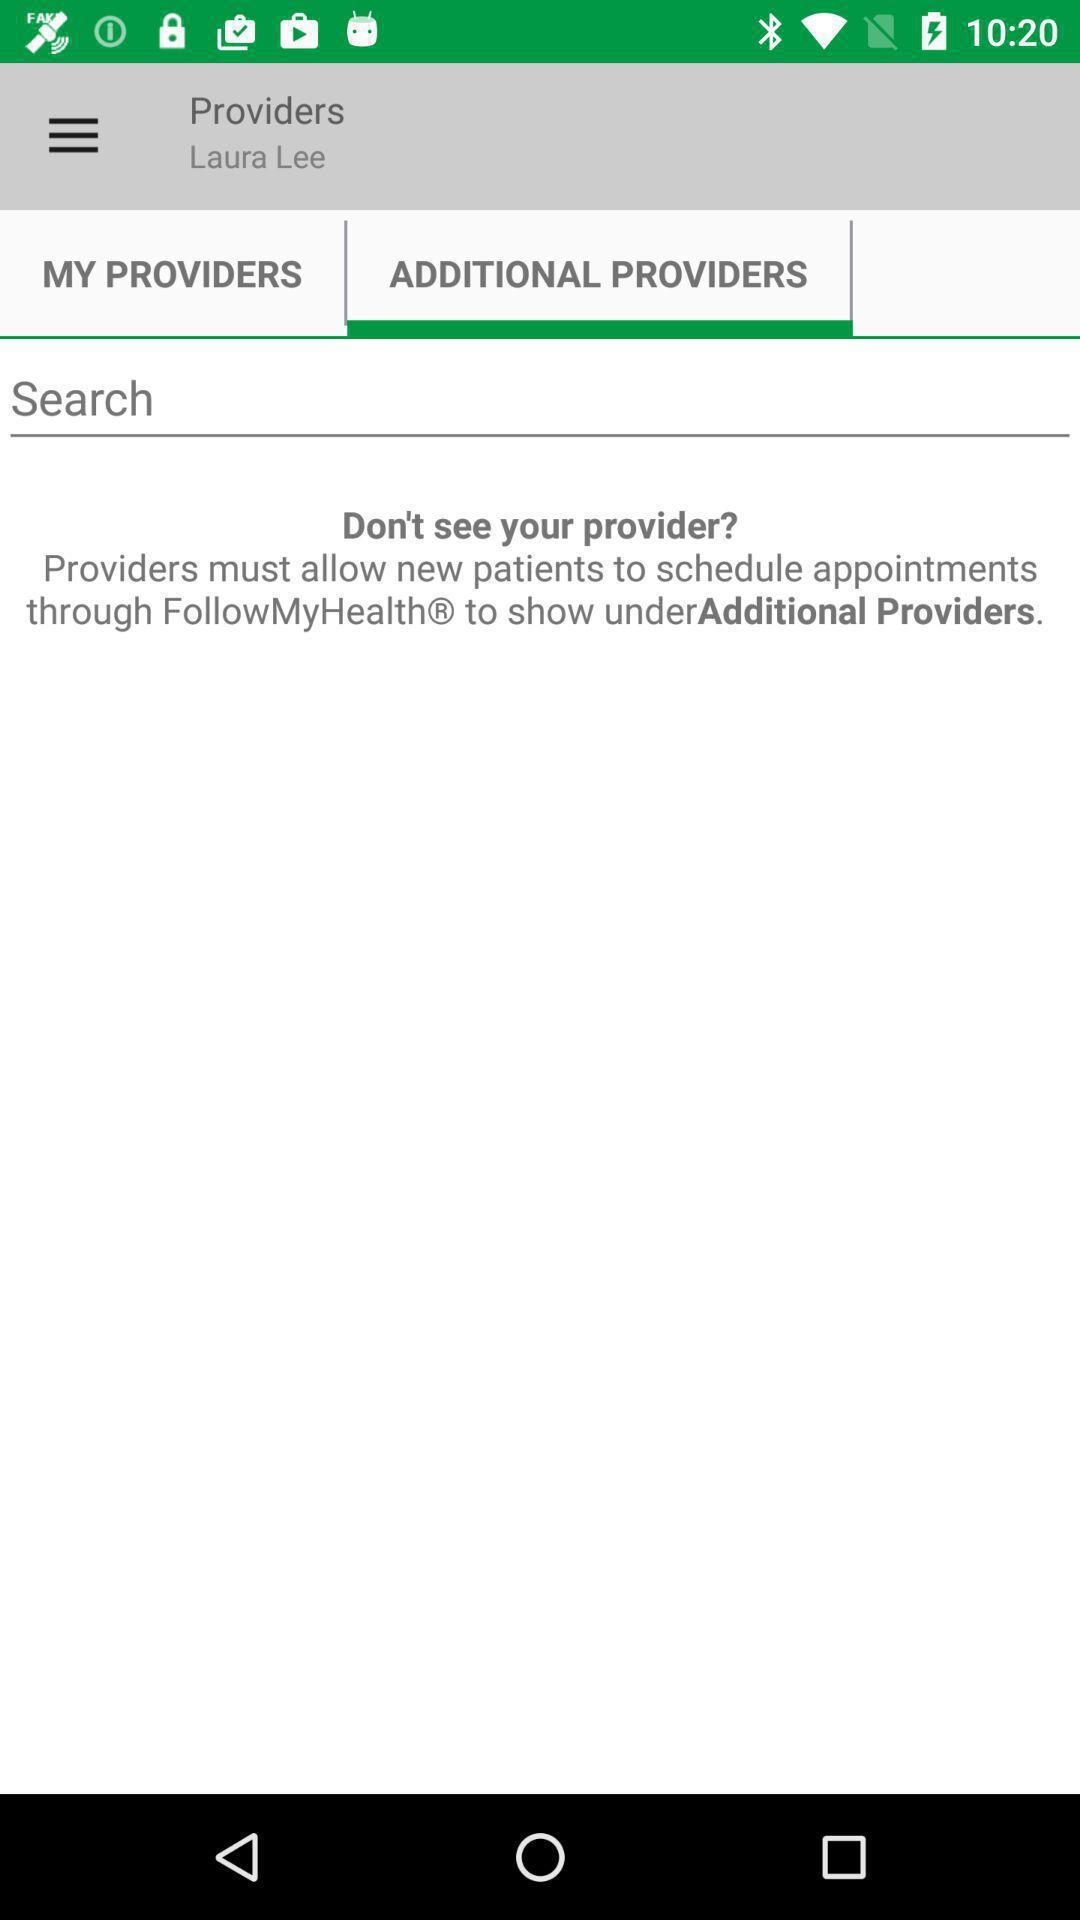 This screenshot has height=1920, width=1080. I want to click on item to the left of the providers, so click(72, 135).